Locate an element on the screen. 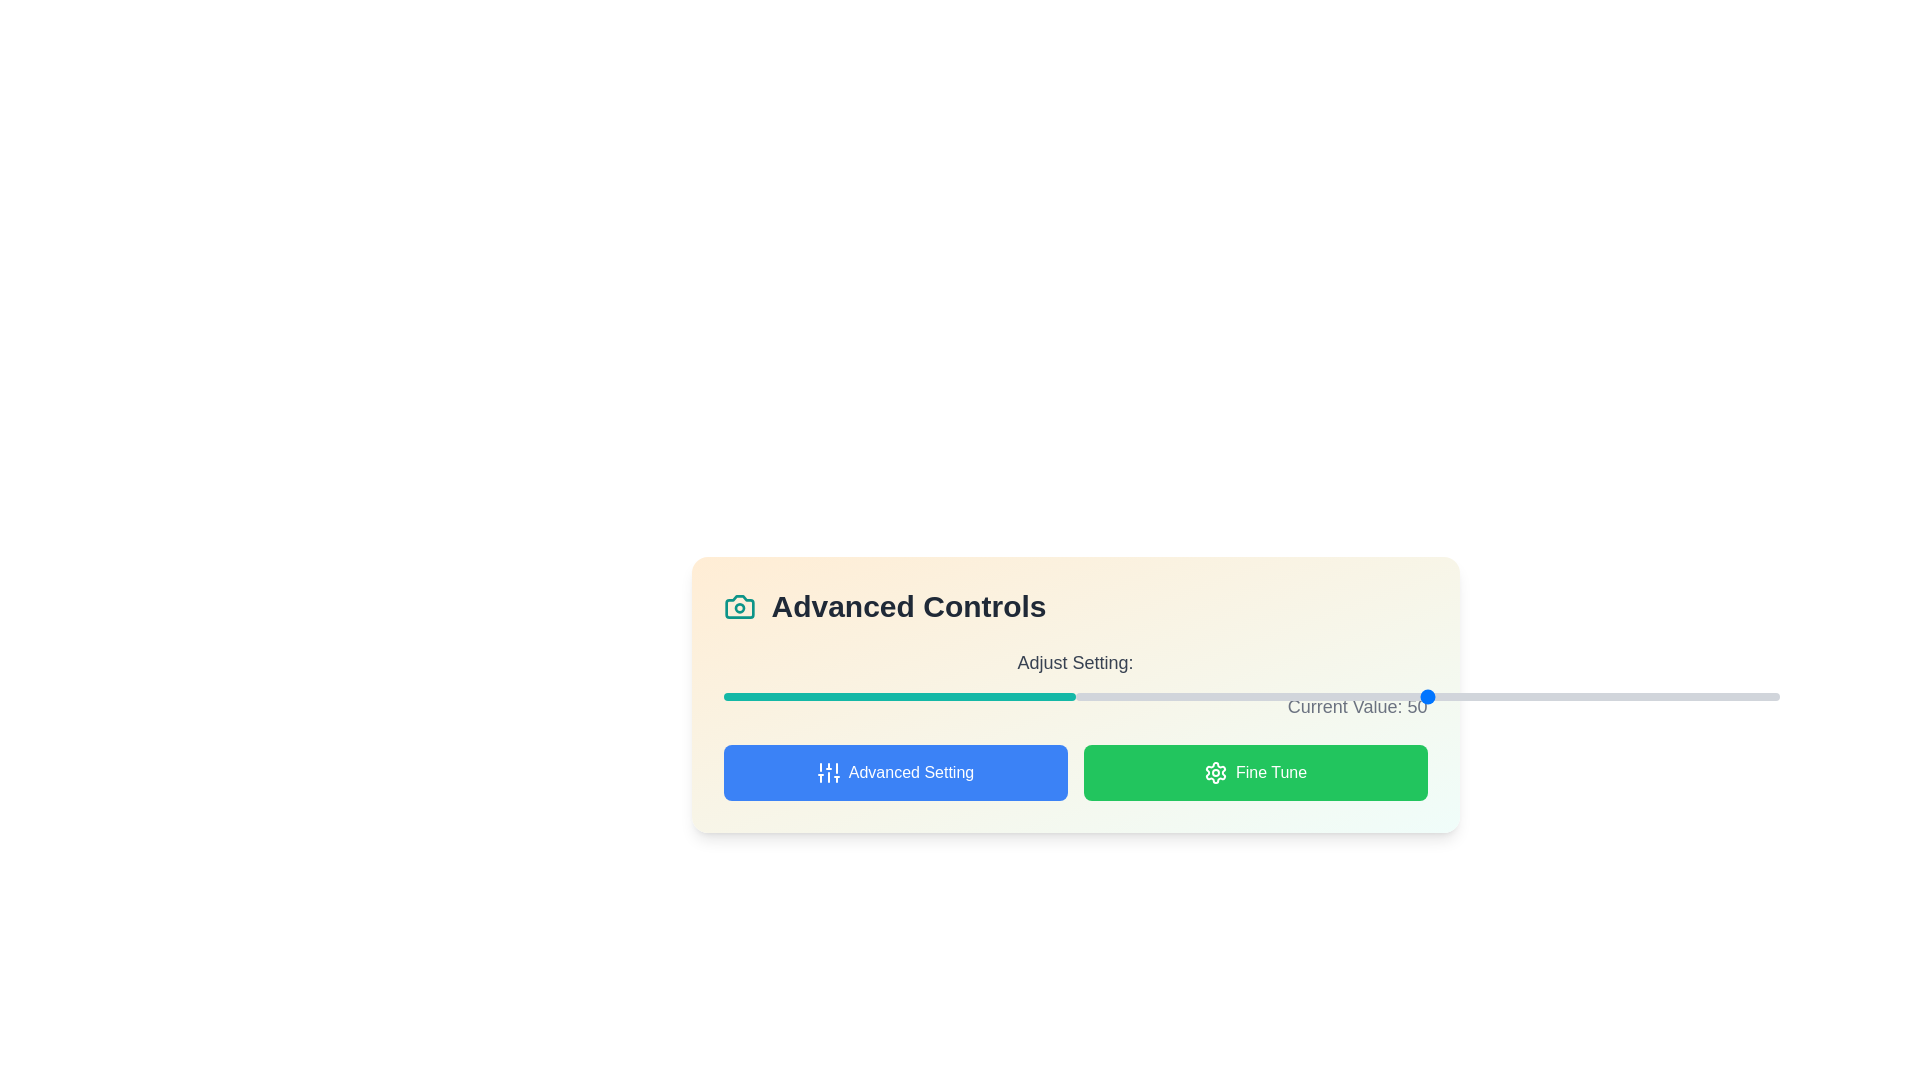 The height and width of the screenshot is (1080, 1920). the slider value is located at coordinates (1335, 696).